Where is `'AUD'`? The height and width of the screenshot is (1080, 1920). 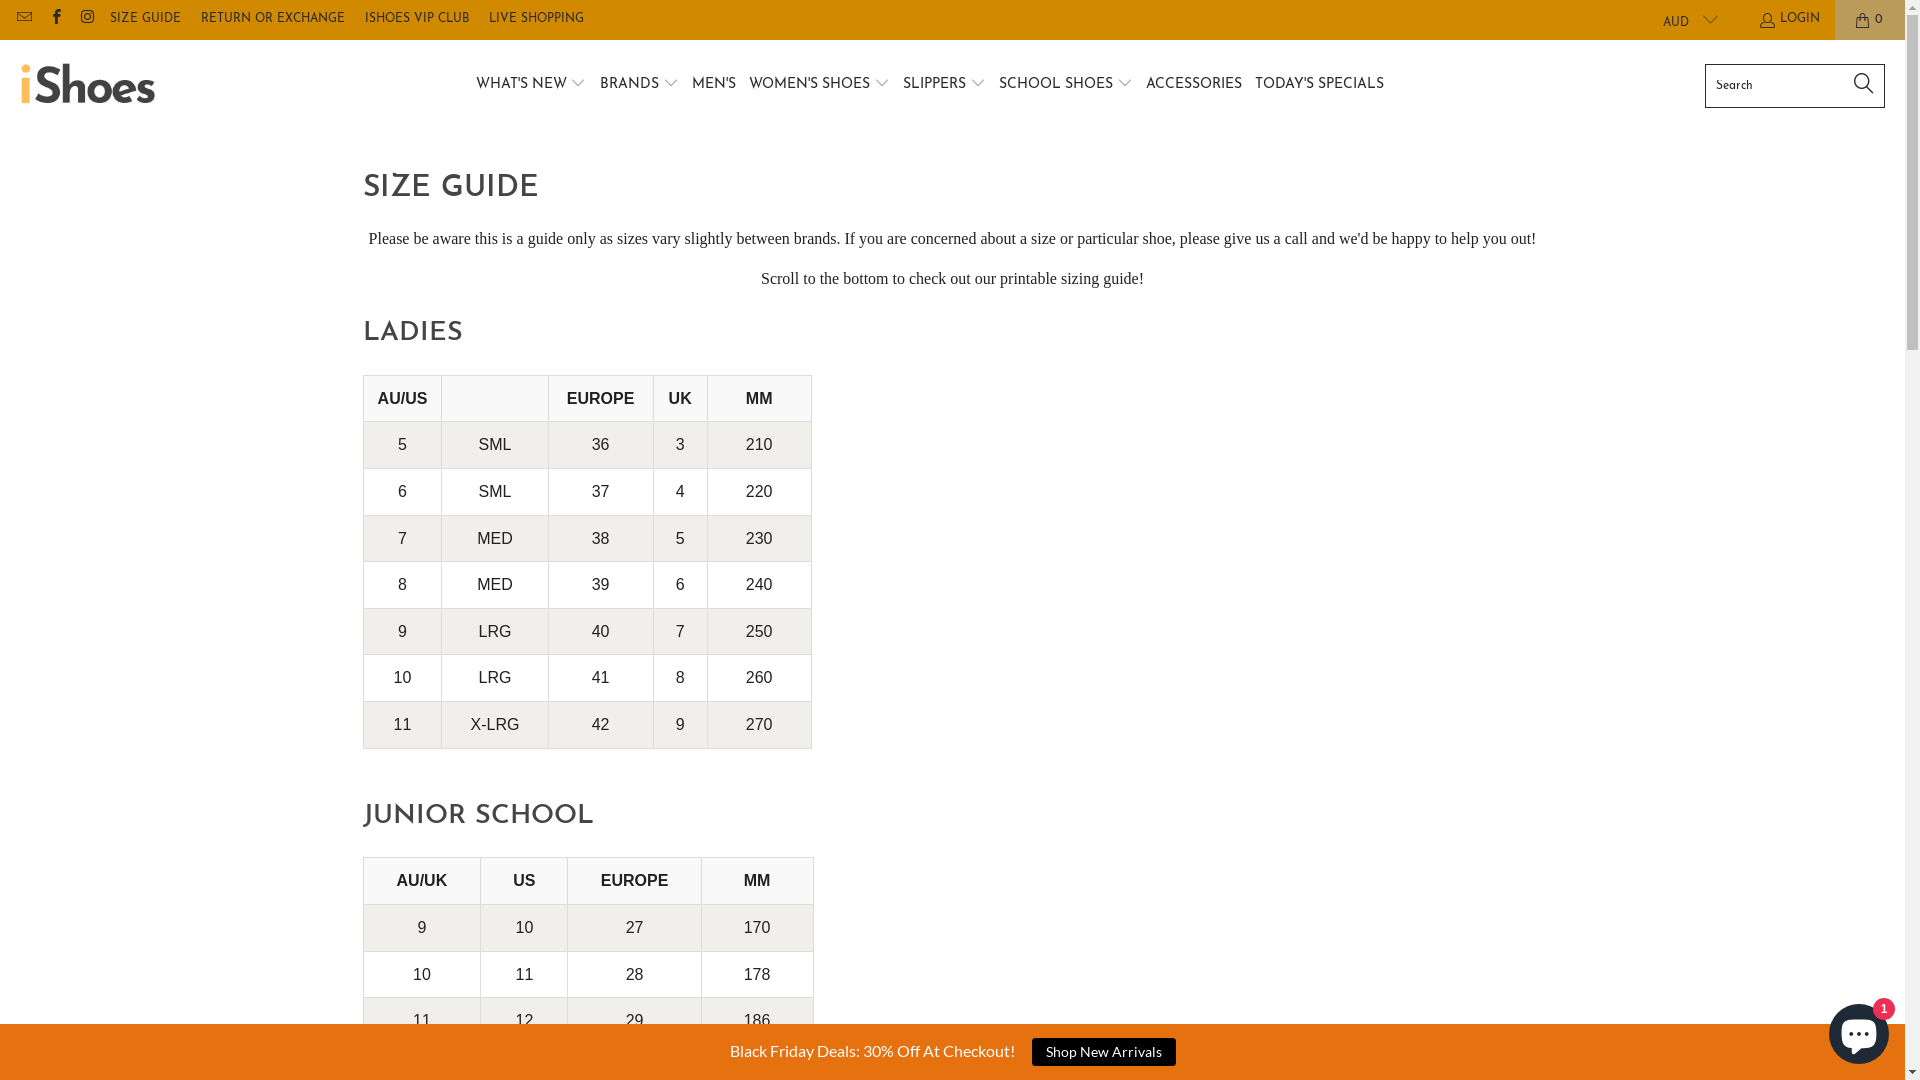
'AUD' is located at coordinates (1680, 19).